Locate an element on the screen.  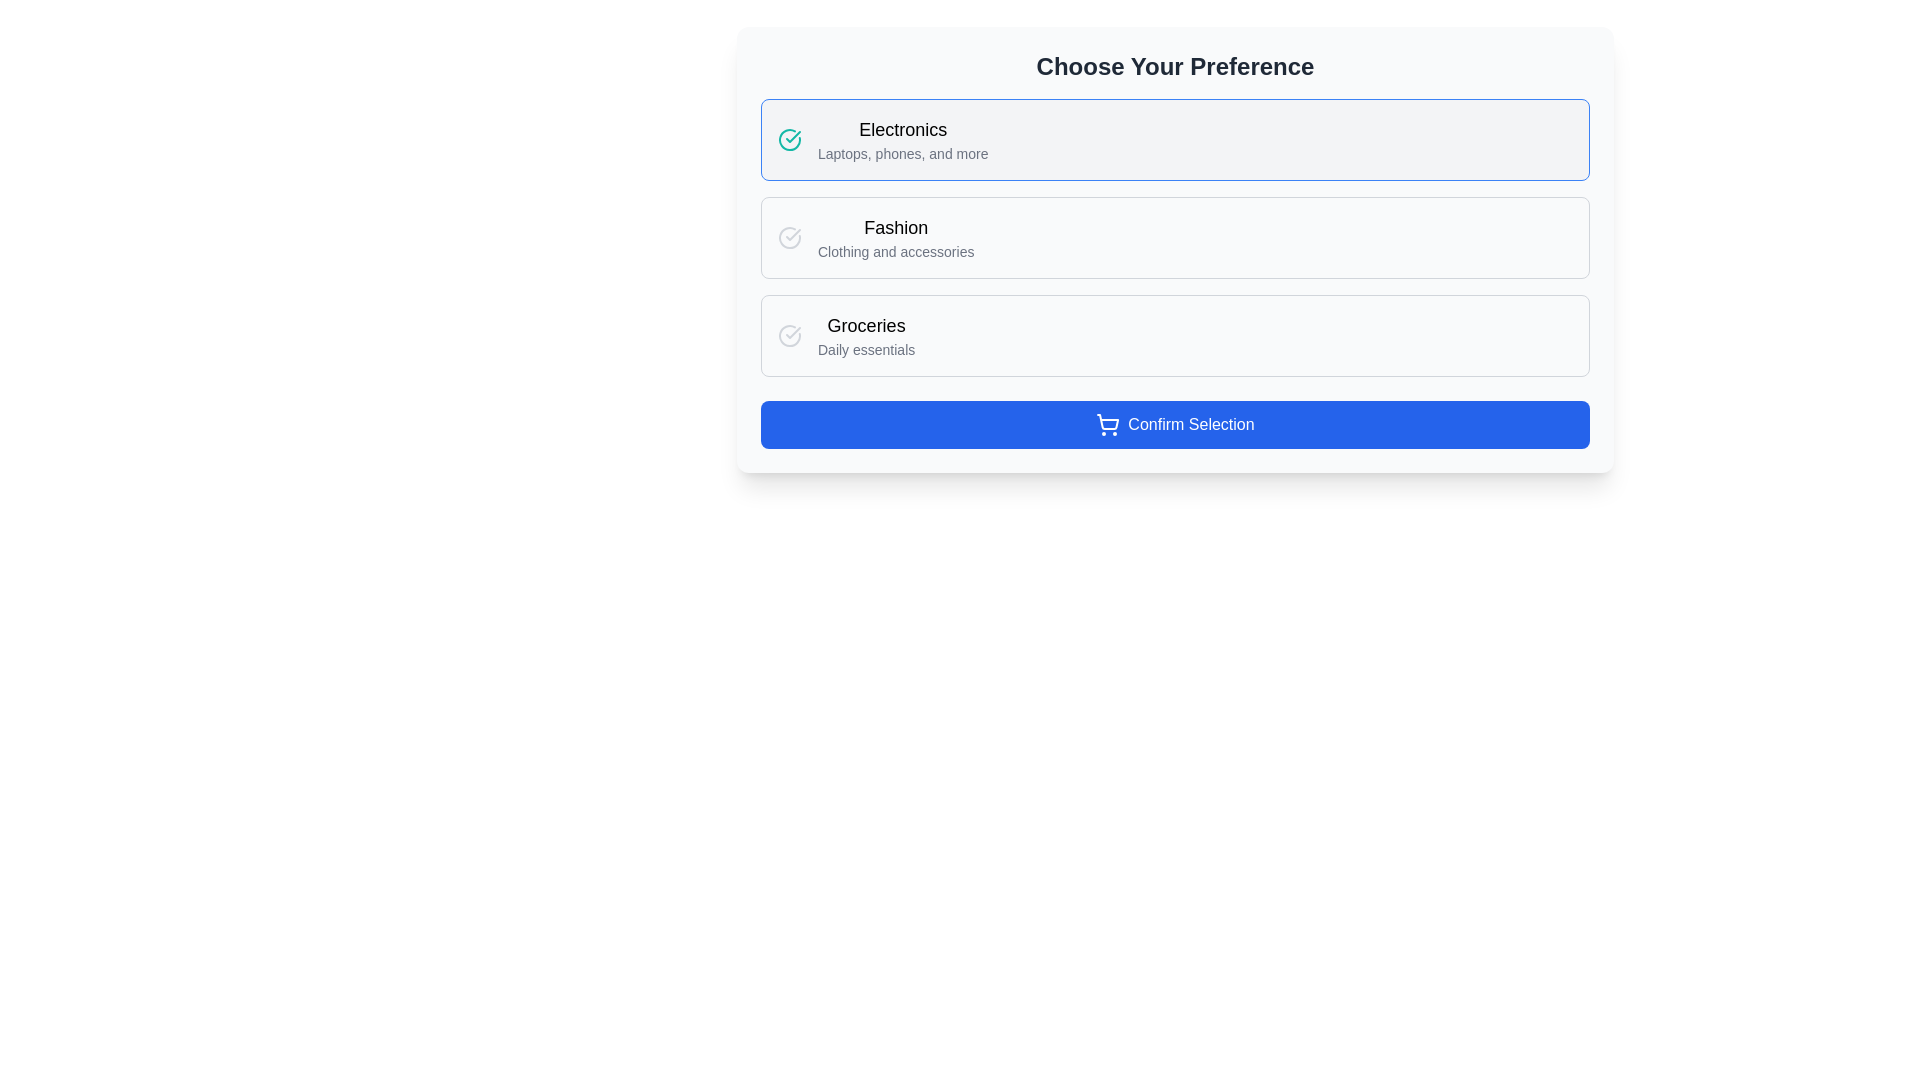
the text element displaying 'Daily essentials' located beneath 'Groceries' in the third section of the selection interface is located at coordinates (866, 349).